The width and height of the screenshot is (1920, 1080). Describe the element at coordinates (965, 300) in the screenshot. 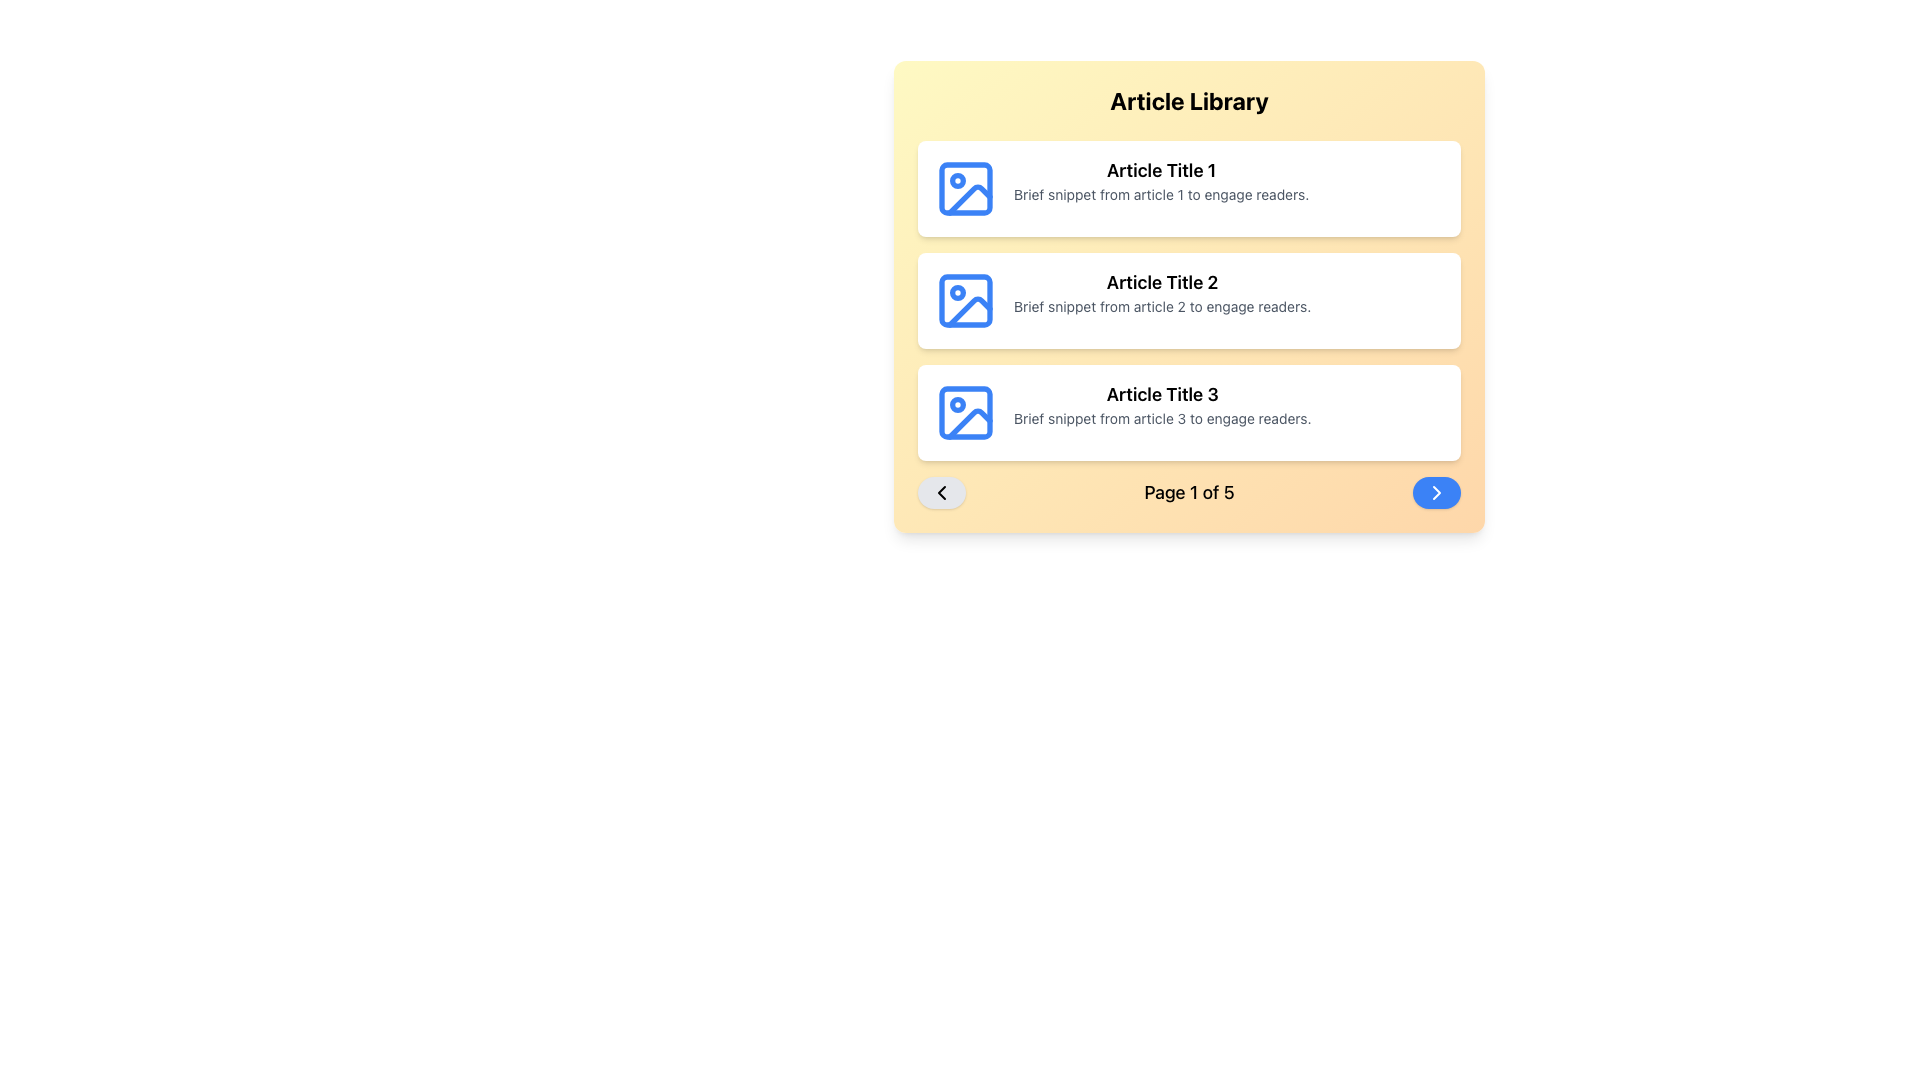

I see `the SVG graphic icon with a blue outline located to the left of 'Article Title 2' in the second row of articles` at that location.